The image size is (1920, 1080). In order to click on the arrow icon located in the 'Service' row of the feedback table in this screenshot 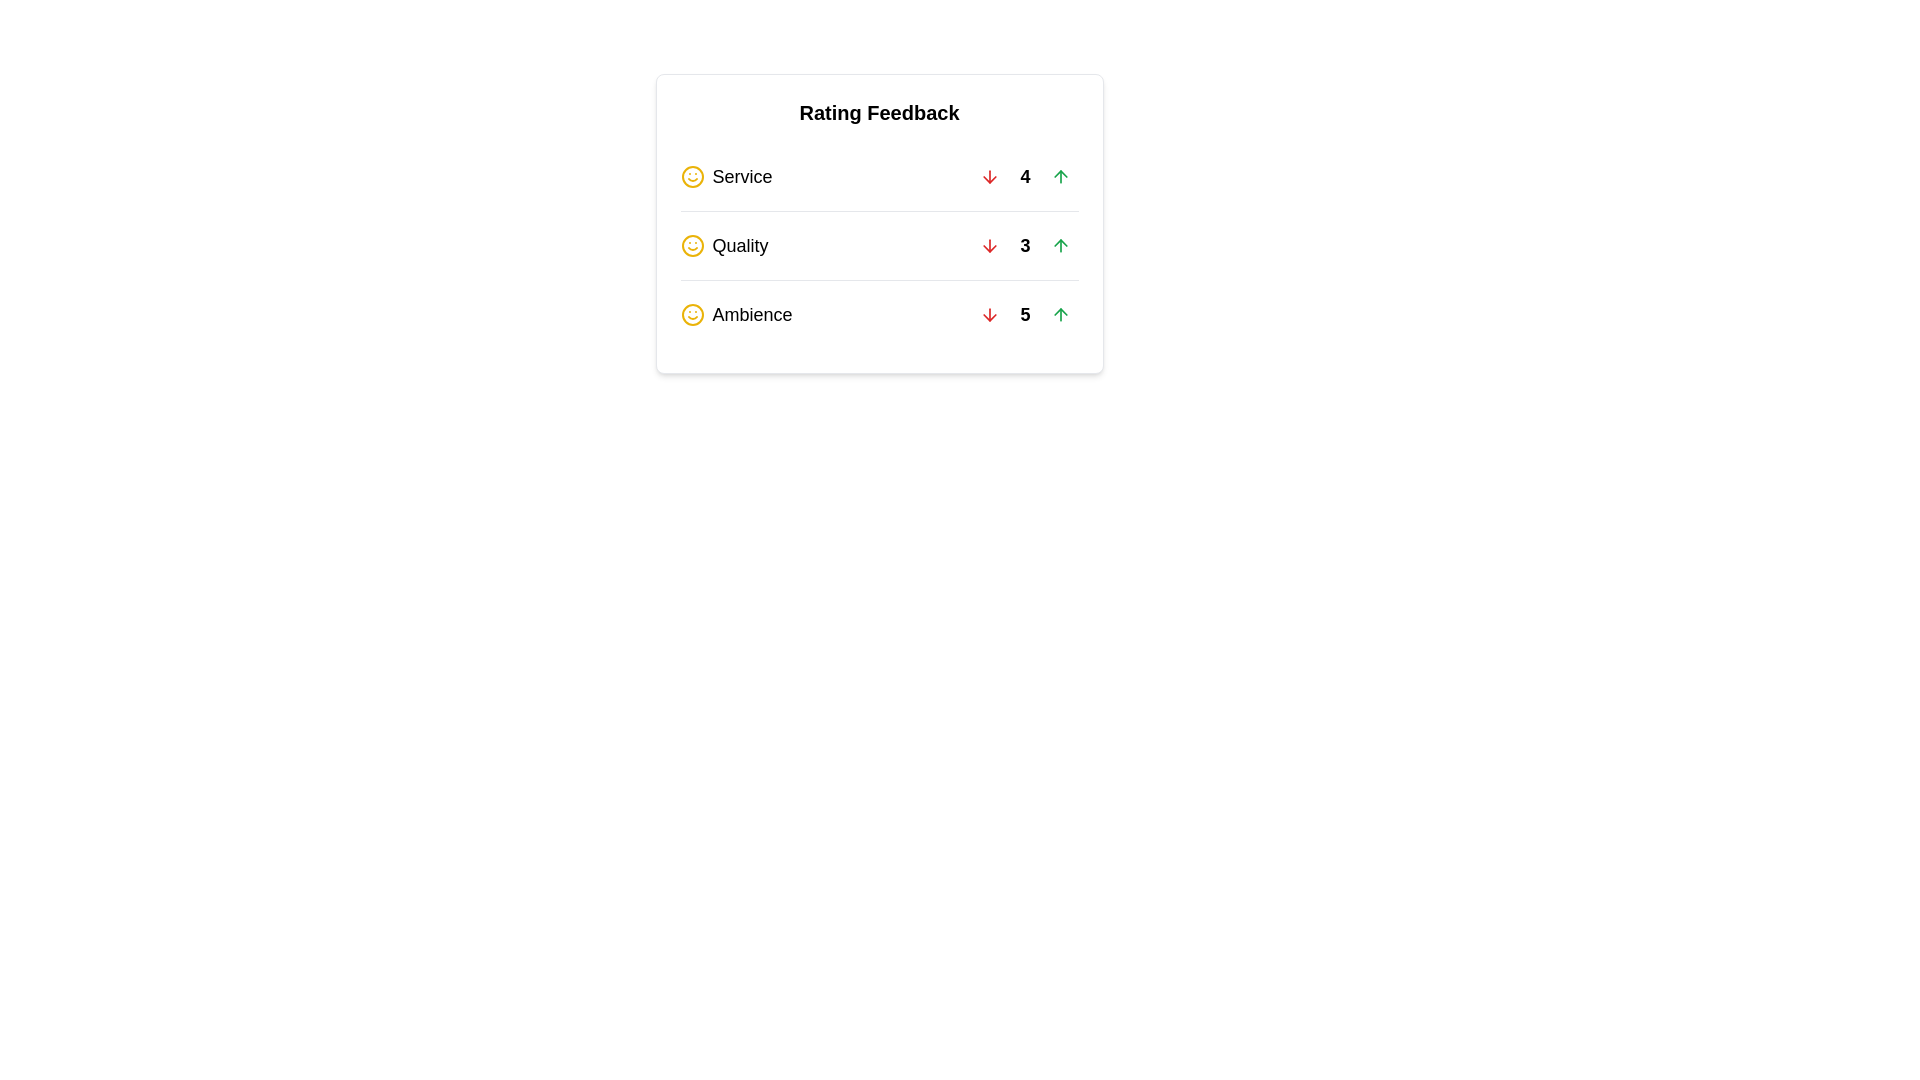, I will do `click(990, 176)`.